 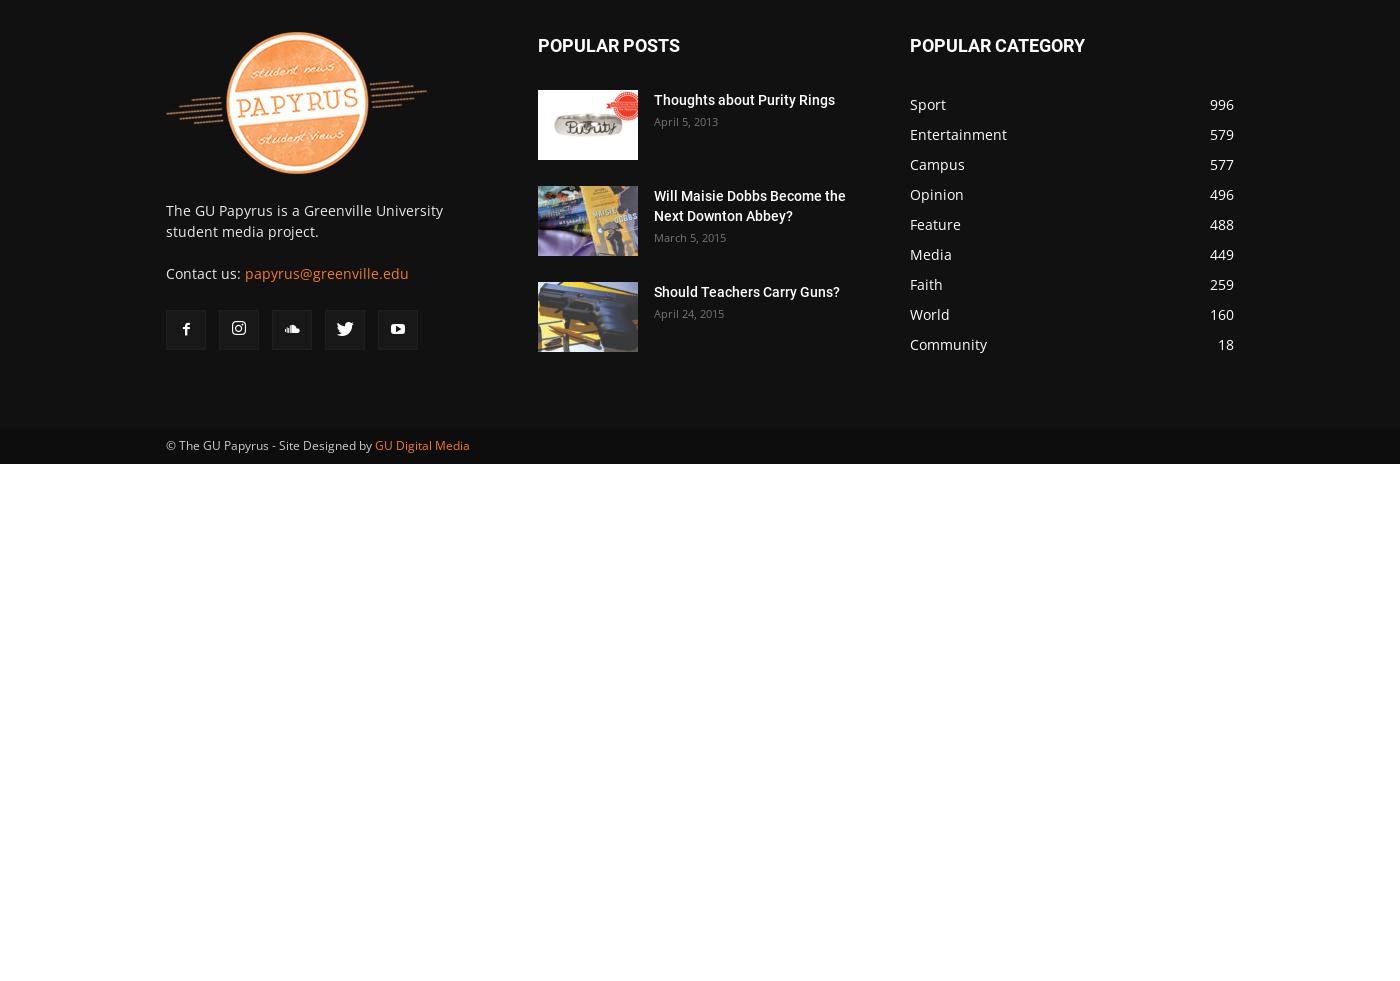 I want to click on 'POPULAR CATEGORY', so click(x=997, y=44).